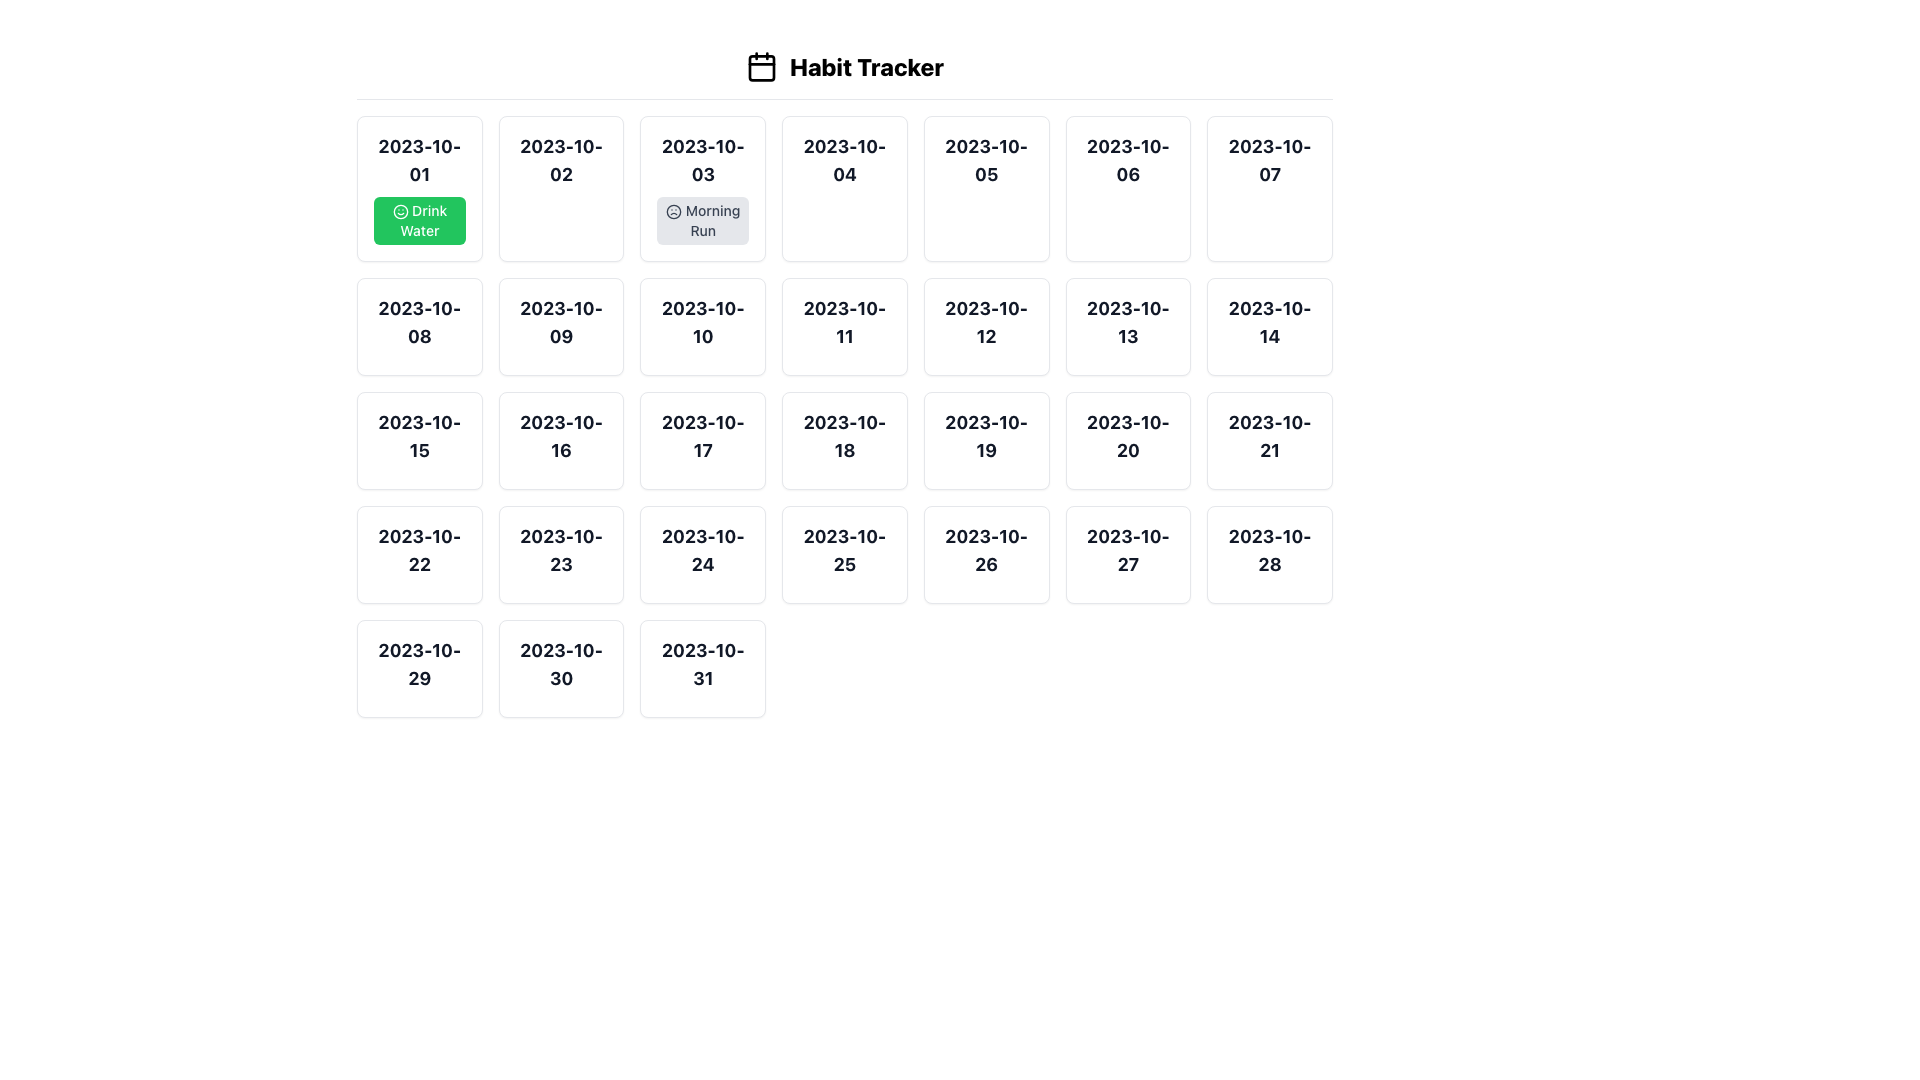  I want to click on the Calendar date card representing the date '2023-10-24', located in the fourth row and third column of the grid view, so click(703, 555).